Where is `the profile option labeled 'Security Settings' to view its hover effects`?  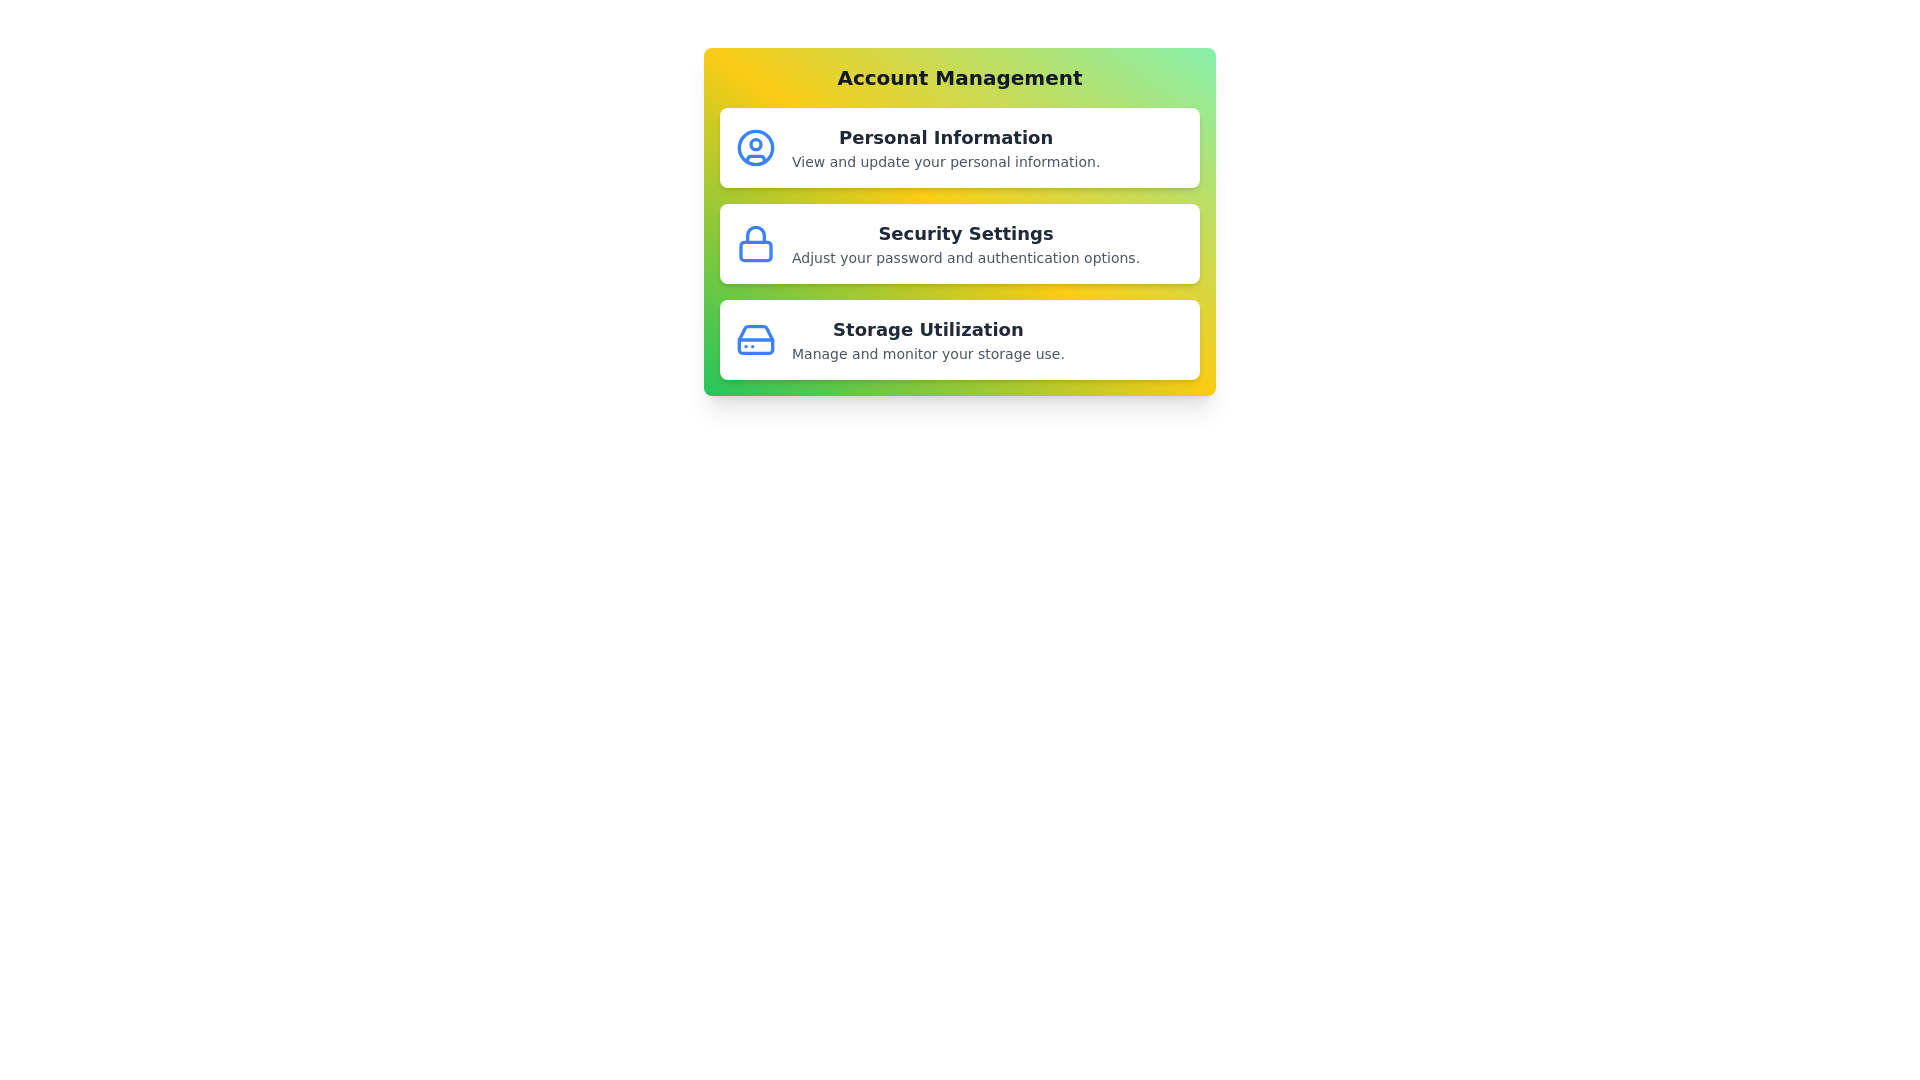
the profile option labeled 'Security Settings' to view its hover effects is located at coordinates (960, 242).